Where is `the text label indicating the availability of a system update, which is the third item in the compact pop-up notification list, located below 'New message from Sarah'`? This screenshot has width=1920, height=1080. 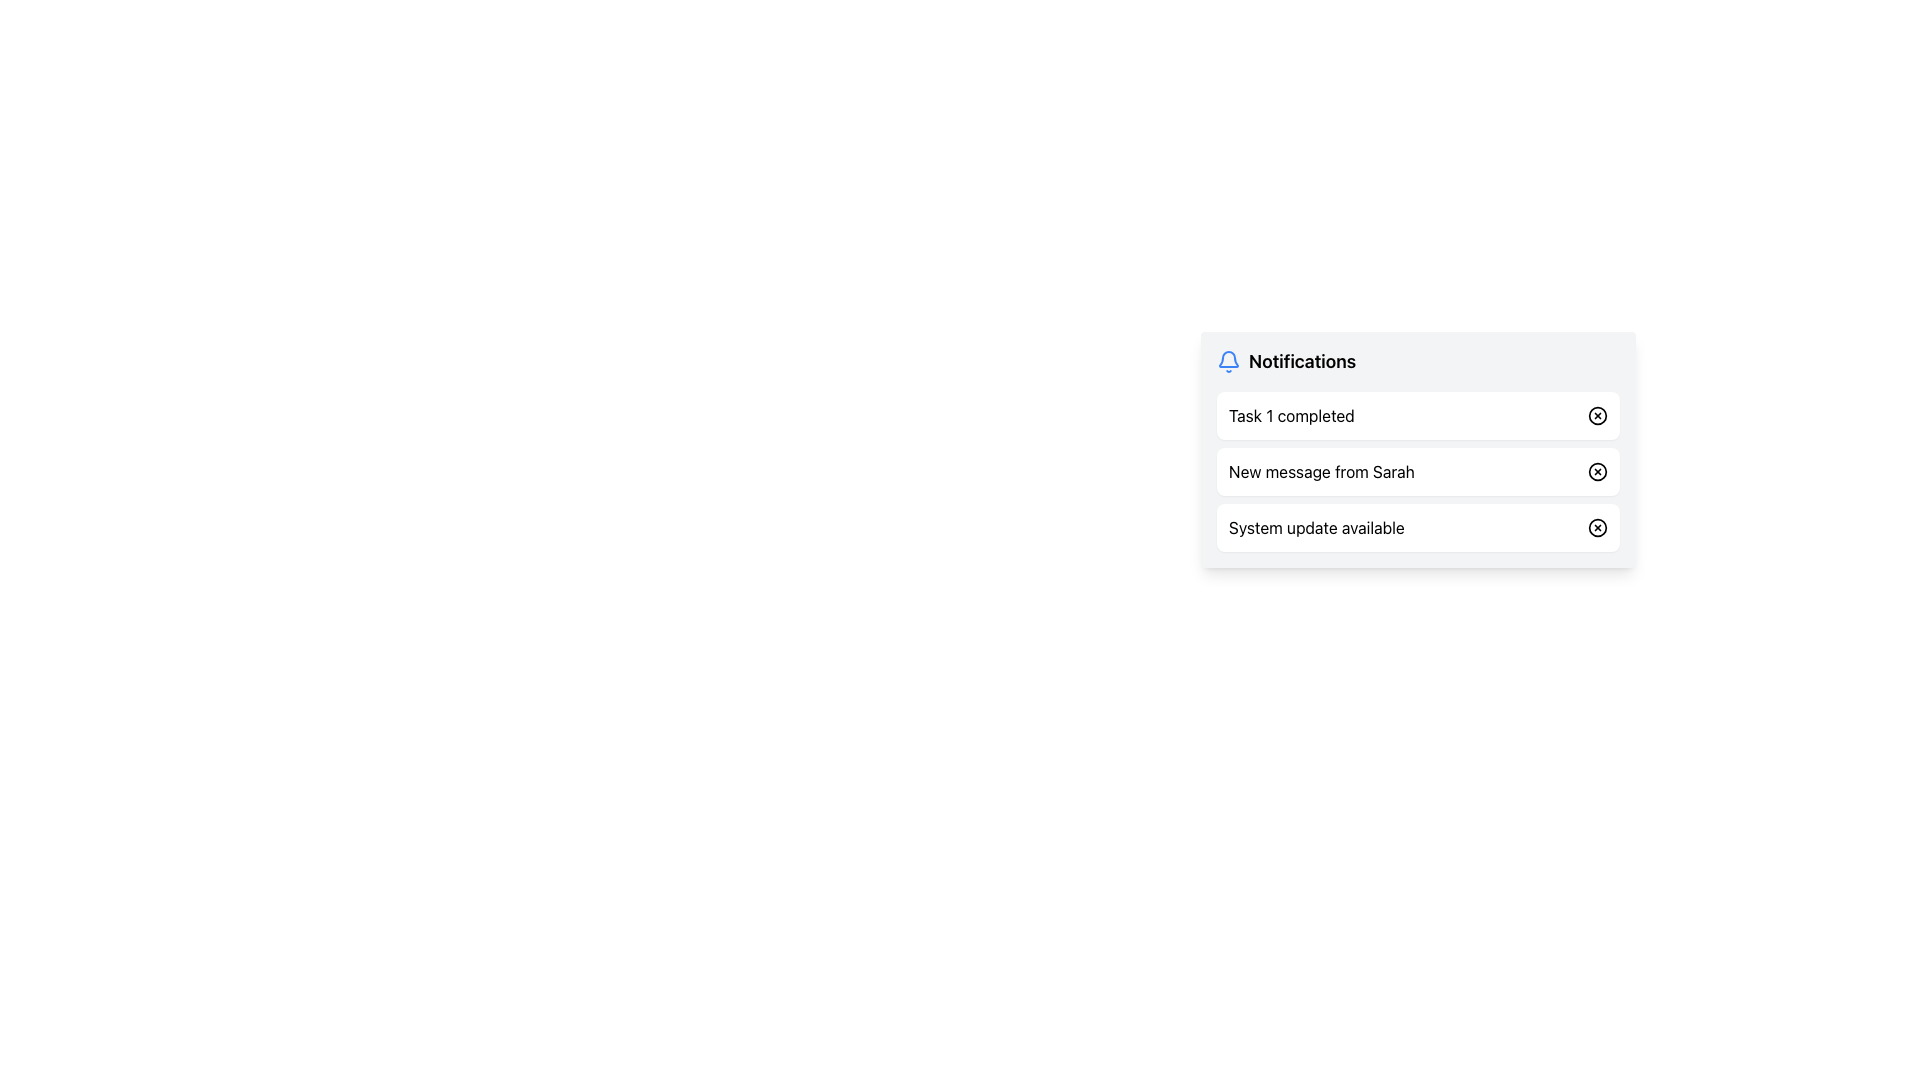 the text label indicating the availability of a system update, which is the third item in the compact pop-up notification list, located below 'New message from Sarah' is located at coordinates (1316, 527).